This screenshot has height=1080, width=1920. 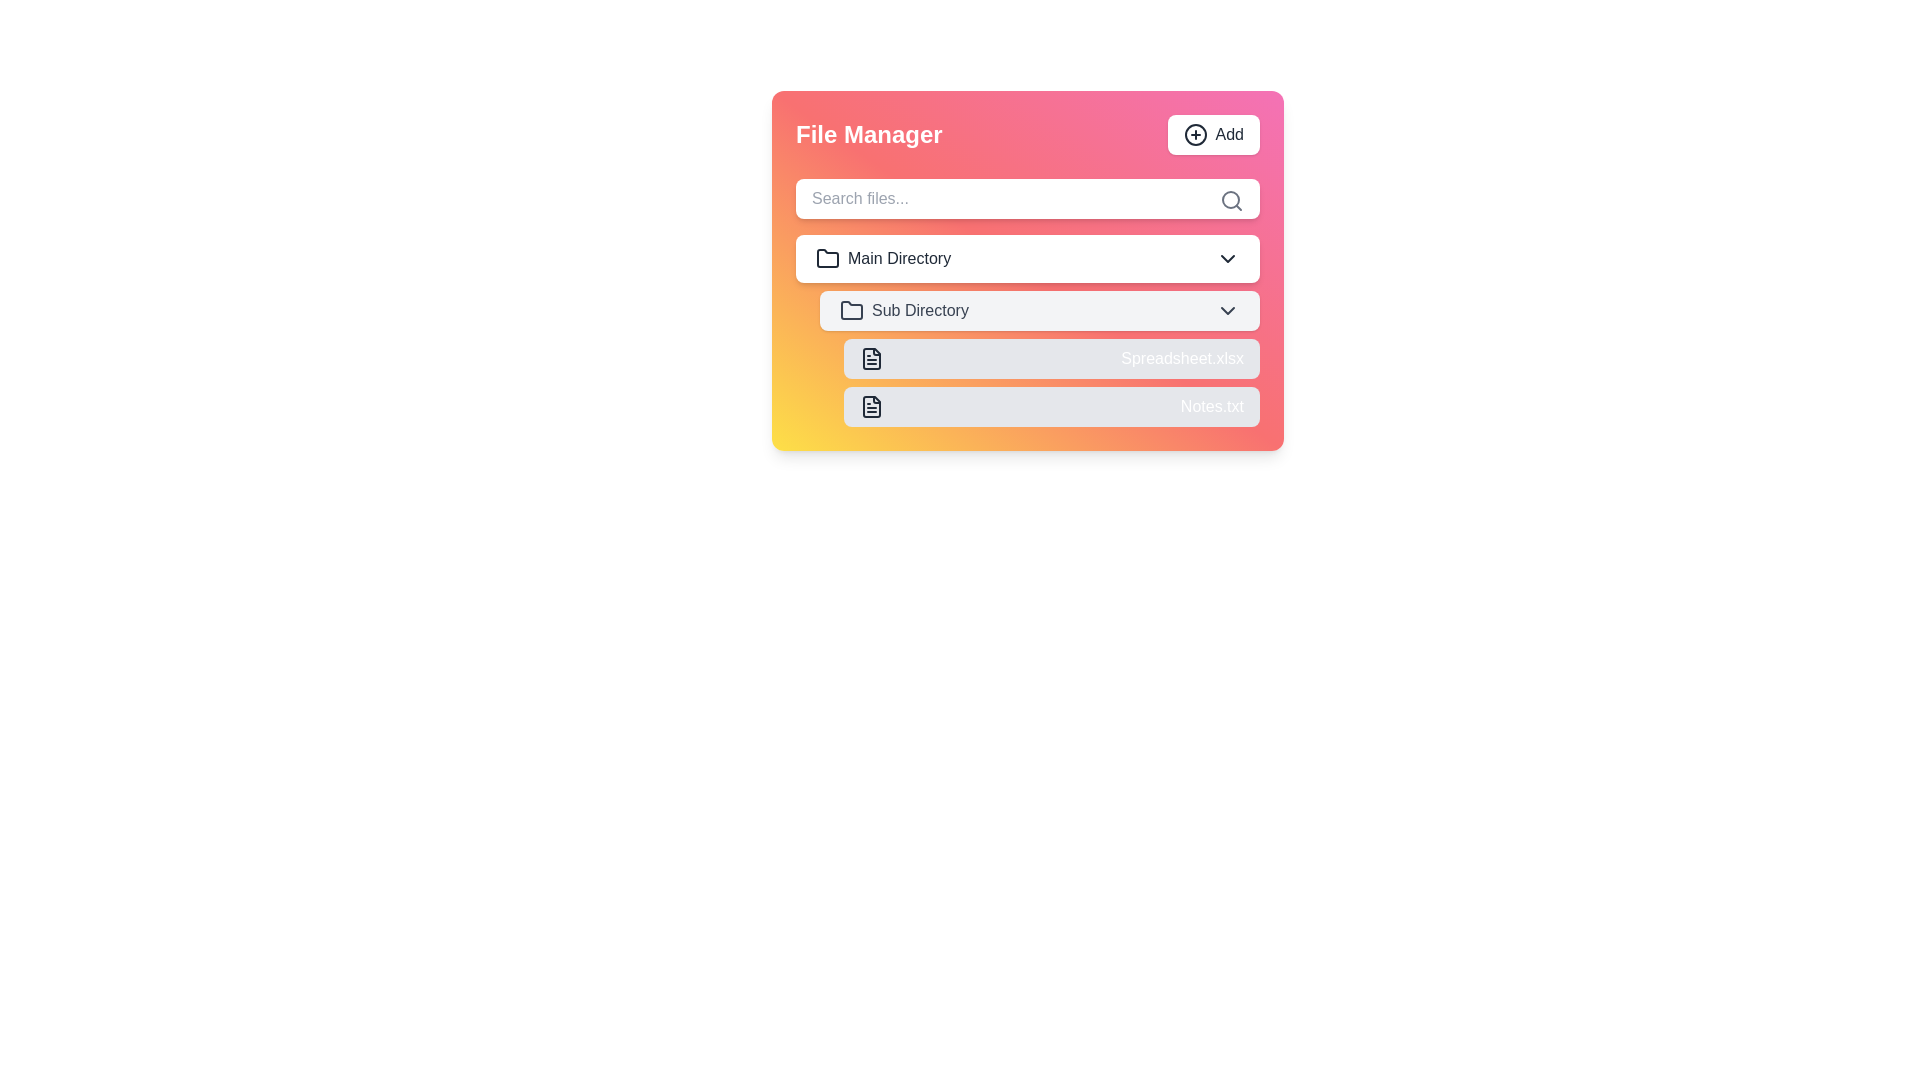 I want to click on the icon representing the file within the 'Spreadsheet.xlsx' entry in the file manager interface, which is located to the left of the highlighted row, so click(x=872, y=357).